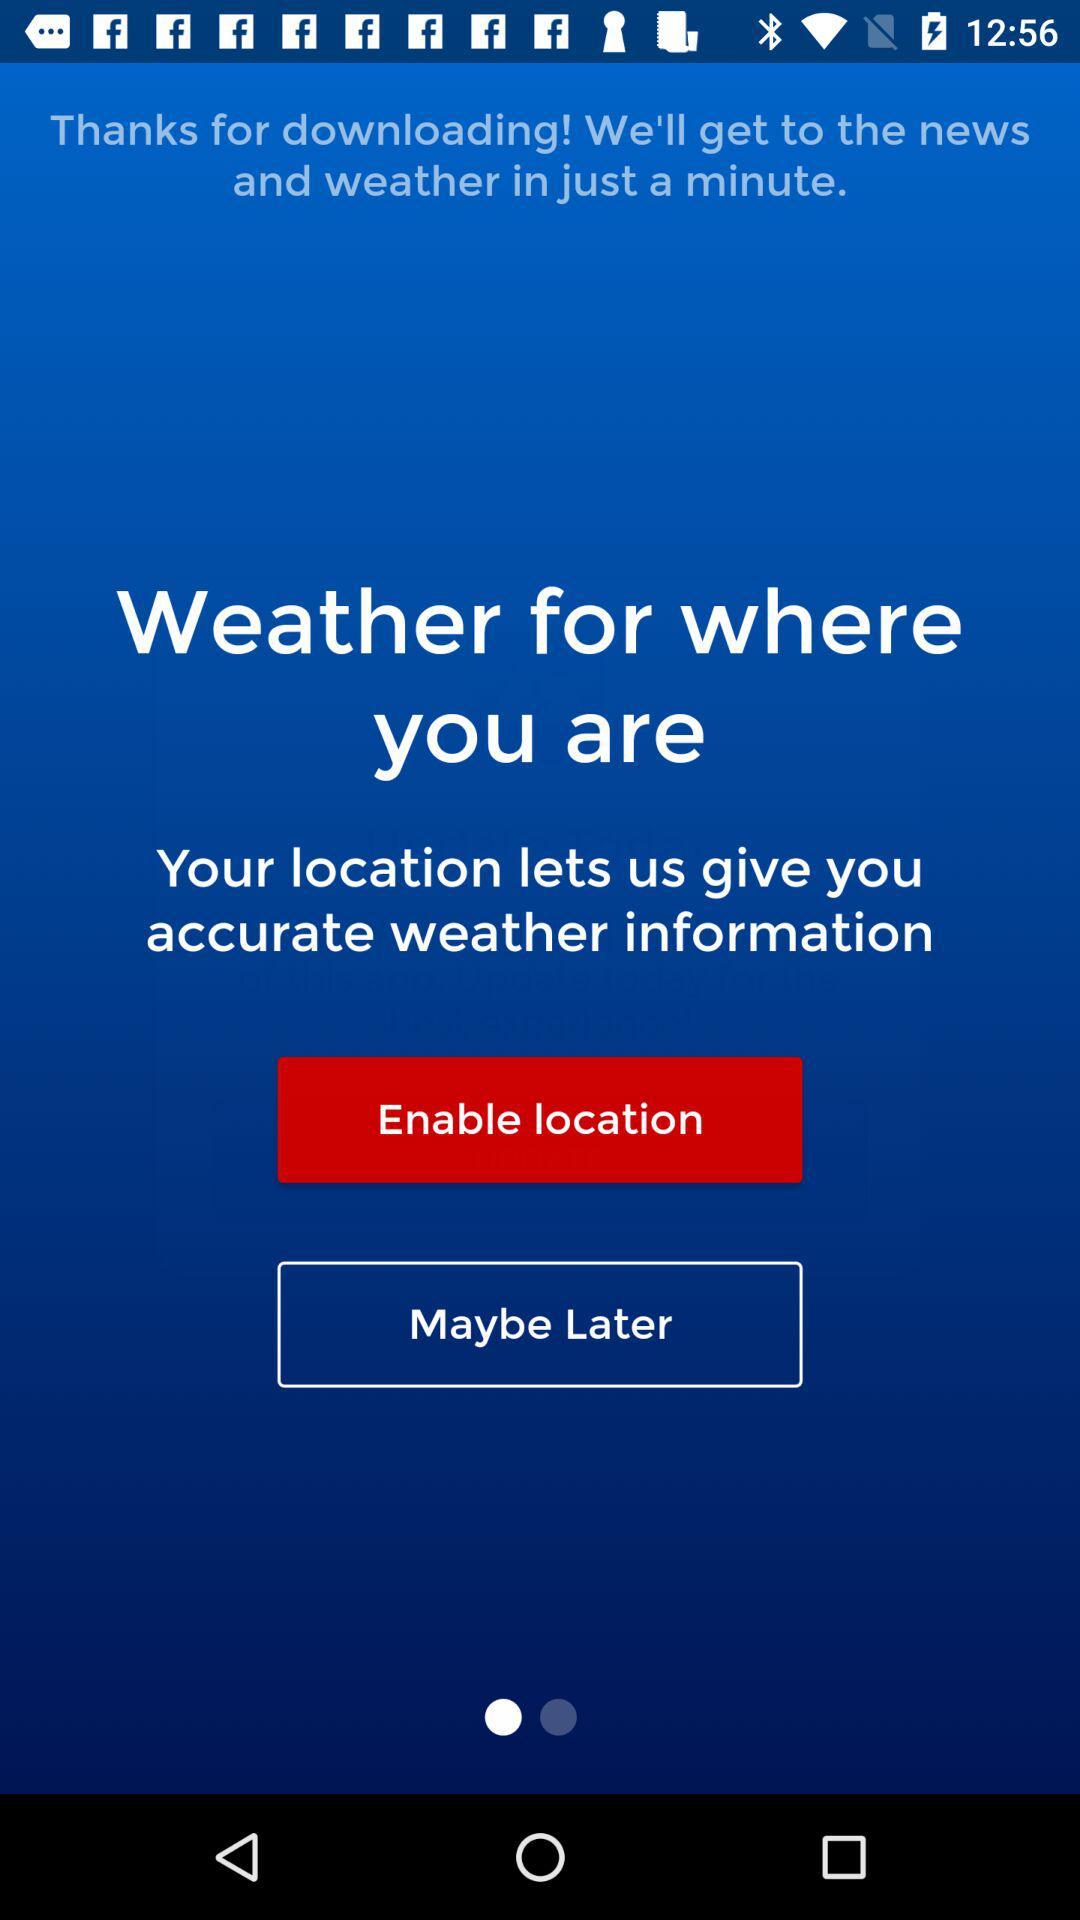  Describe the element at coordinates (540, 1118) in the screenshot. I see `the icon above the maybe later icon` at that location.